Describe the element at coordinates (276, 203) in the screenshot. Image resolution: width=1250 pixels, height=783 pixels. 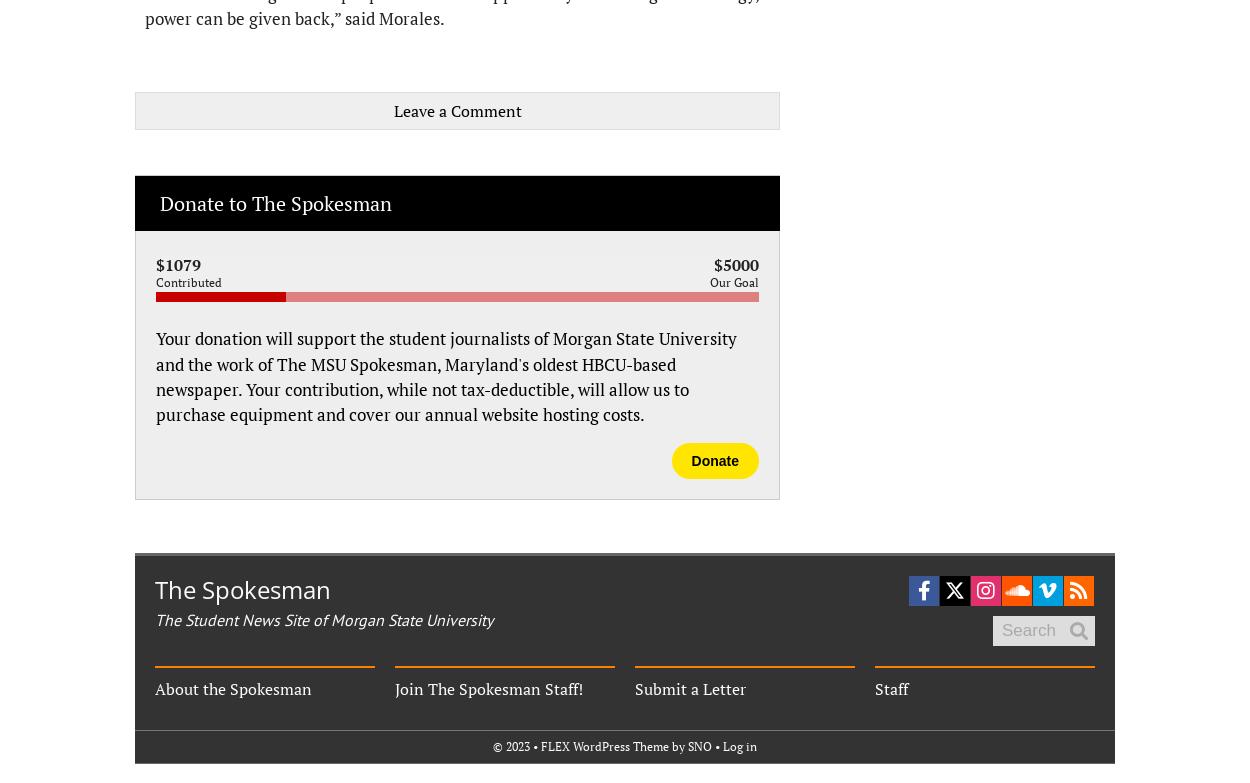
I see `'Donate to The Spokesman'` at that location.